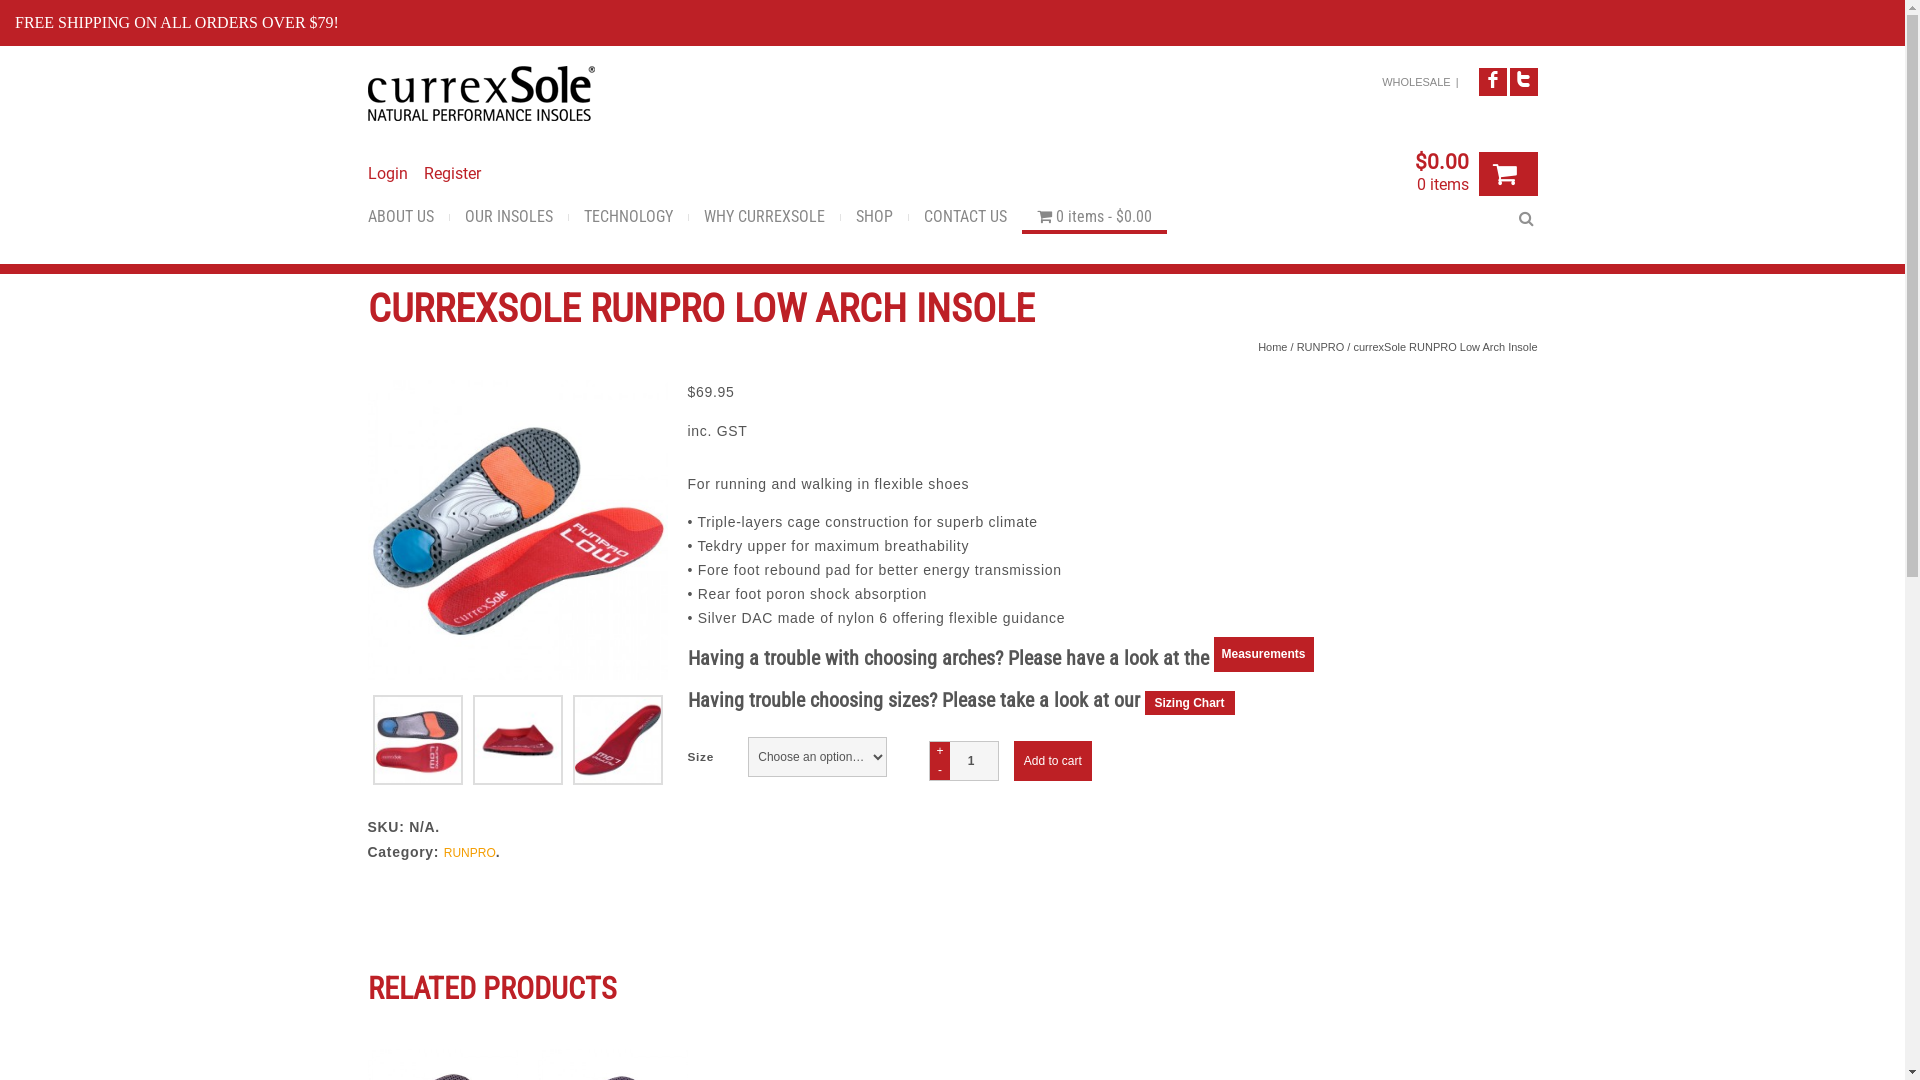 The image size is (1920, 1080). I want to click on 'Measurements', so click(1262, 660).